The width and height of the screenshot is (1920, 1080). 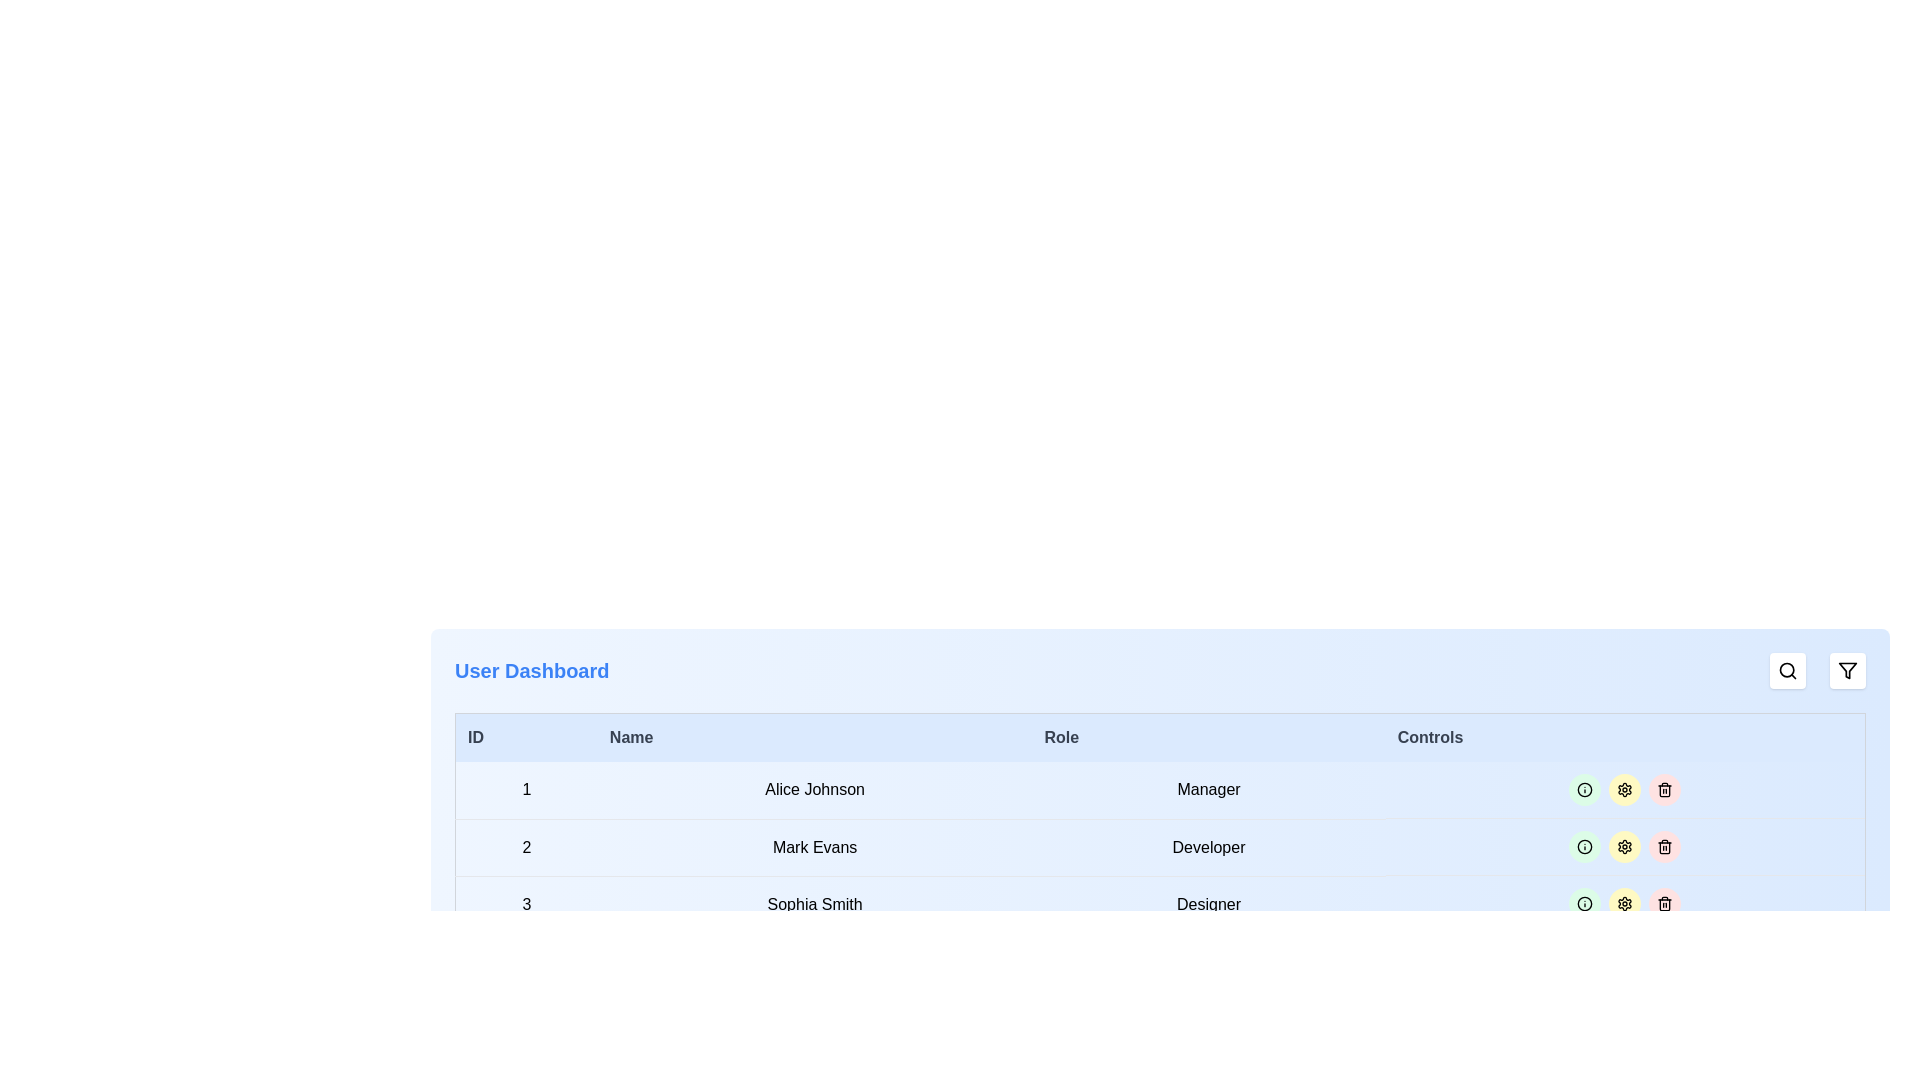 What do you see at coordinates (1160, 847) in the screenshot?
I see `the second table row containing 'Mark Evans'` at bounding box center [1160, 847].